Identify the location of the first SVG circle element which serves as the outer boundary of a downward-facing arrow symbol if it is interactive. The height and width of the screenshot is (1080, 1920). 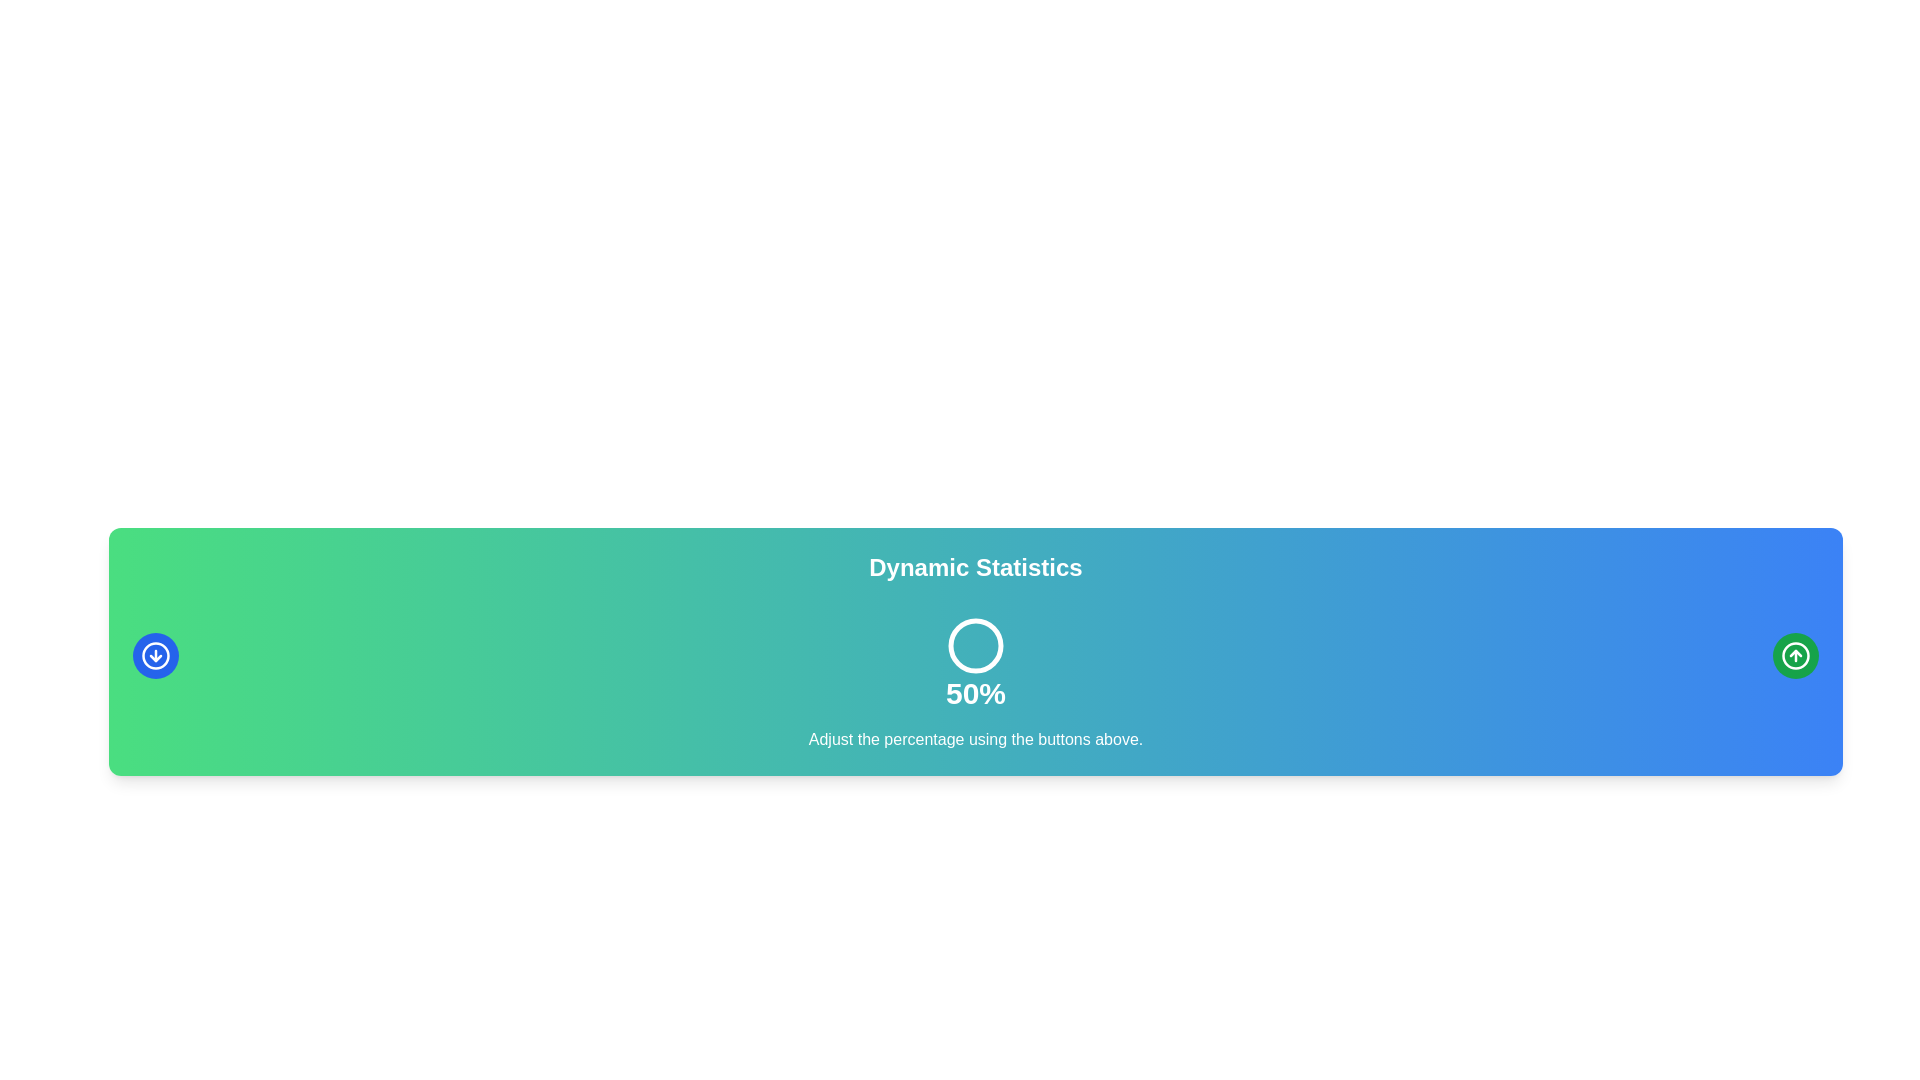
(155, 655).